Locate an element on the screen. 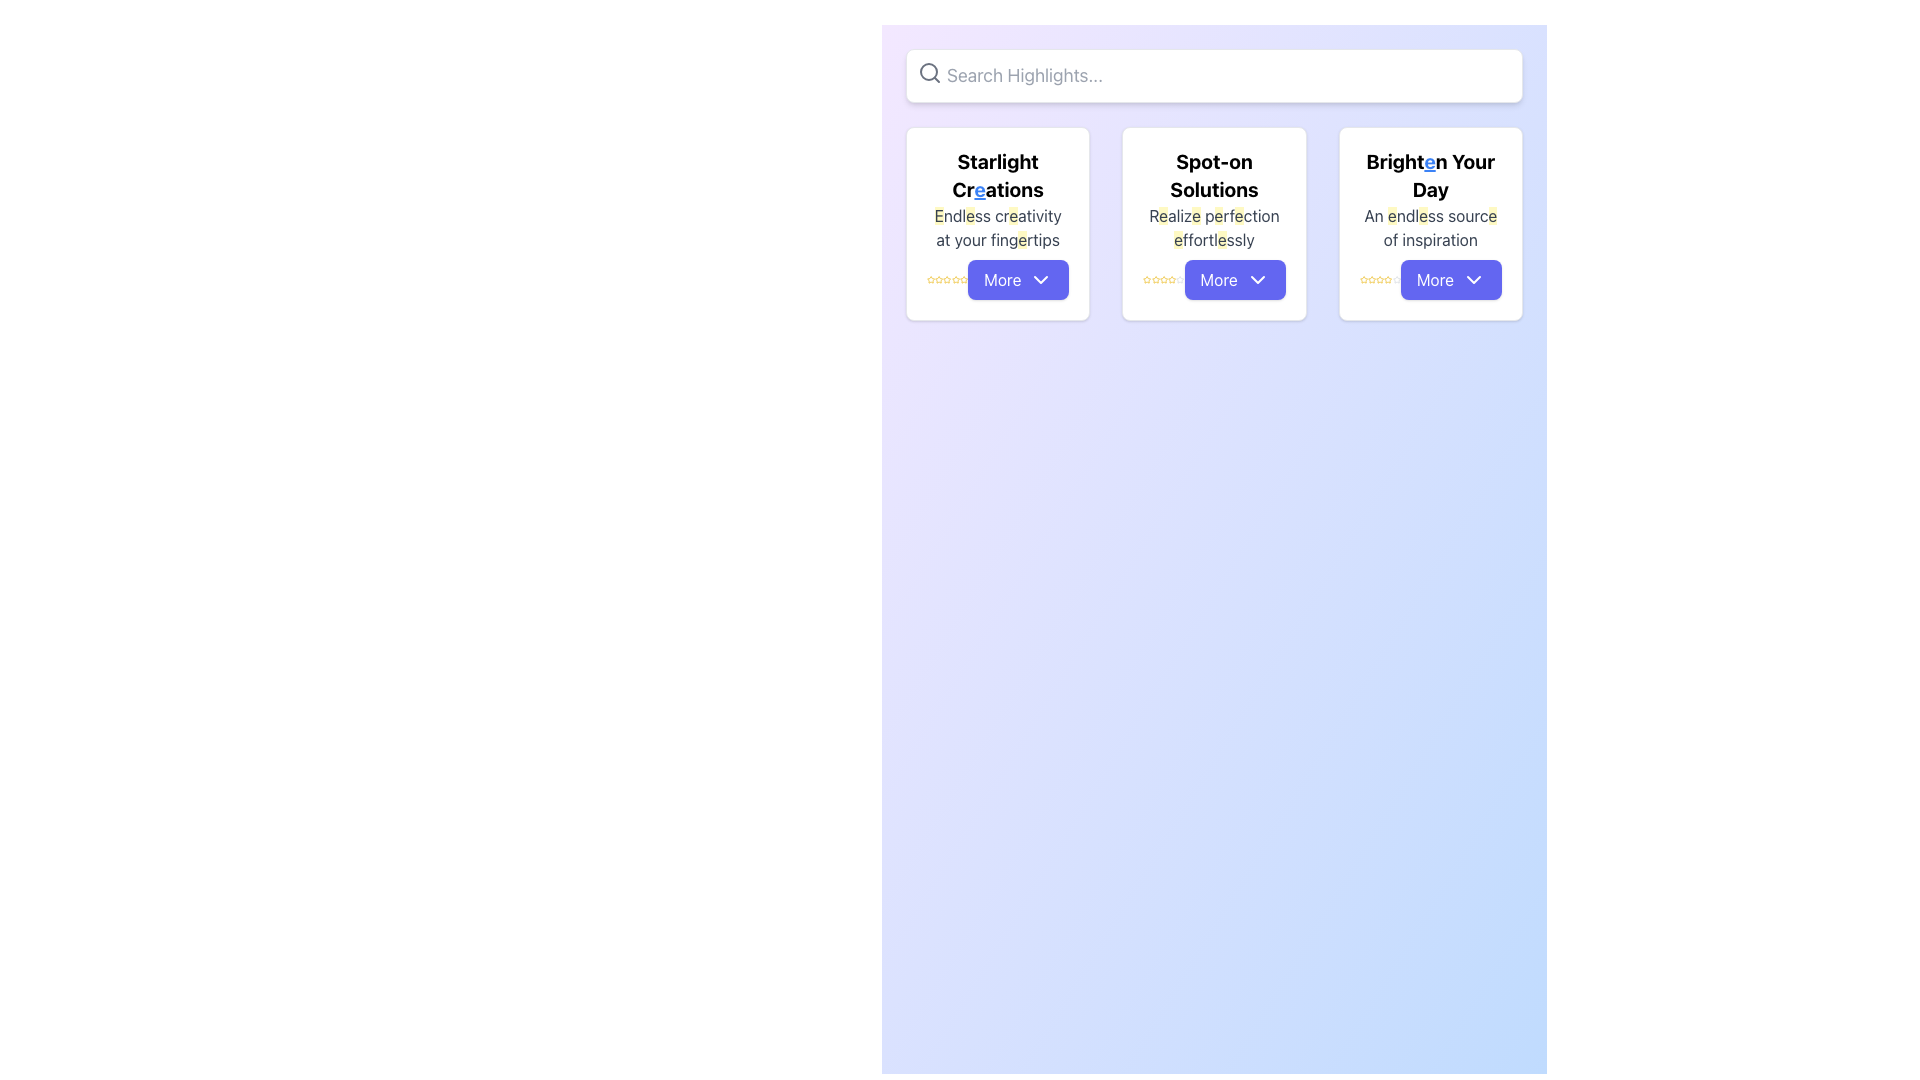  the last star icon in the series of five star icons beneath the 'Brighten Your Day' text is located at coordinates (1395, 280).